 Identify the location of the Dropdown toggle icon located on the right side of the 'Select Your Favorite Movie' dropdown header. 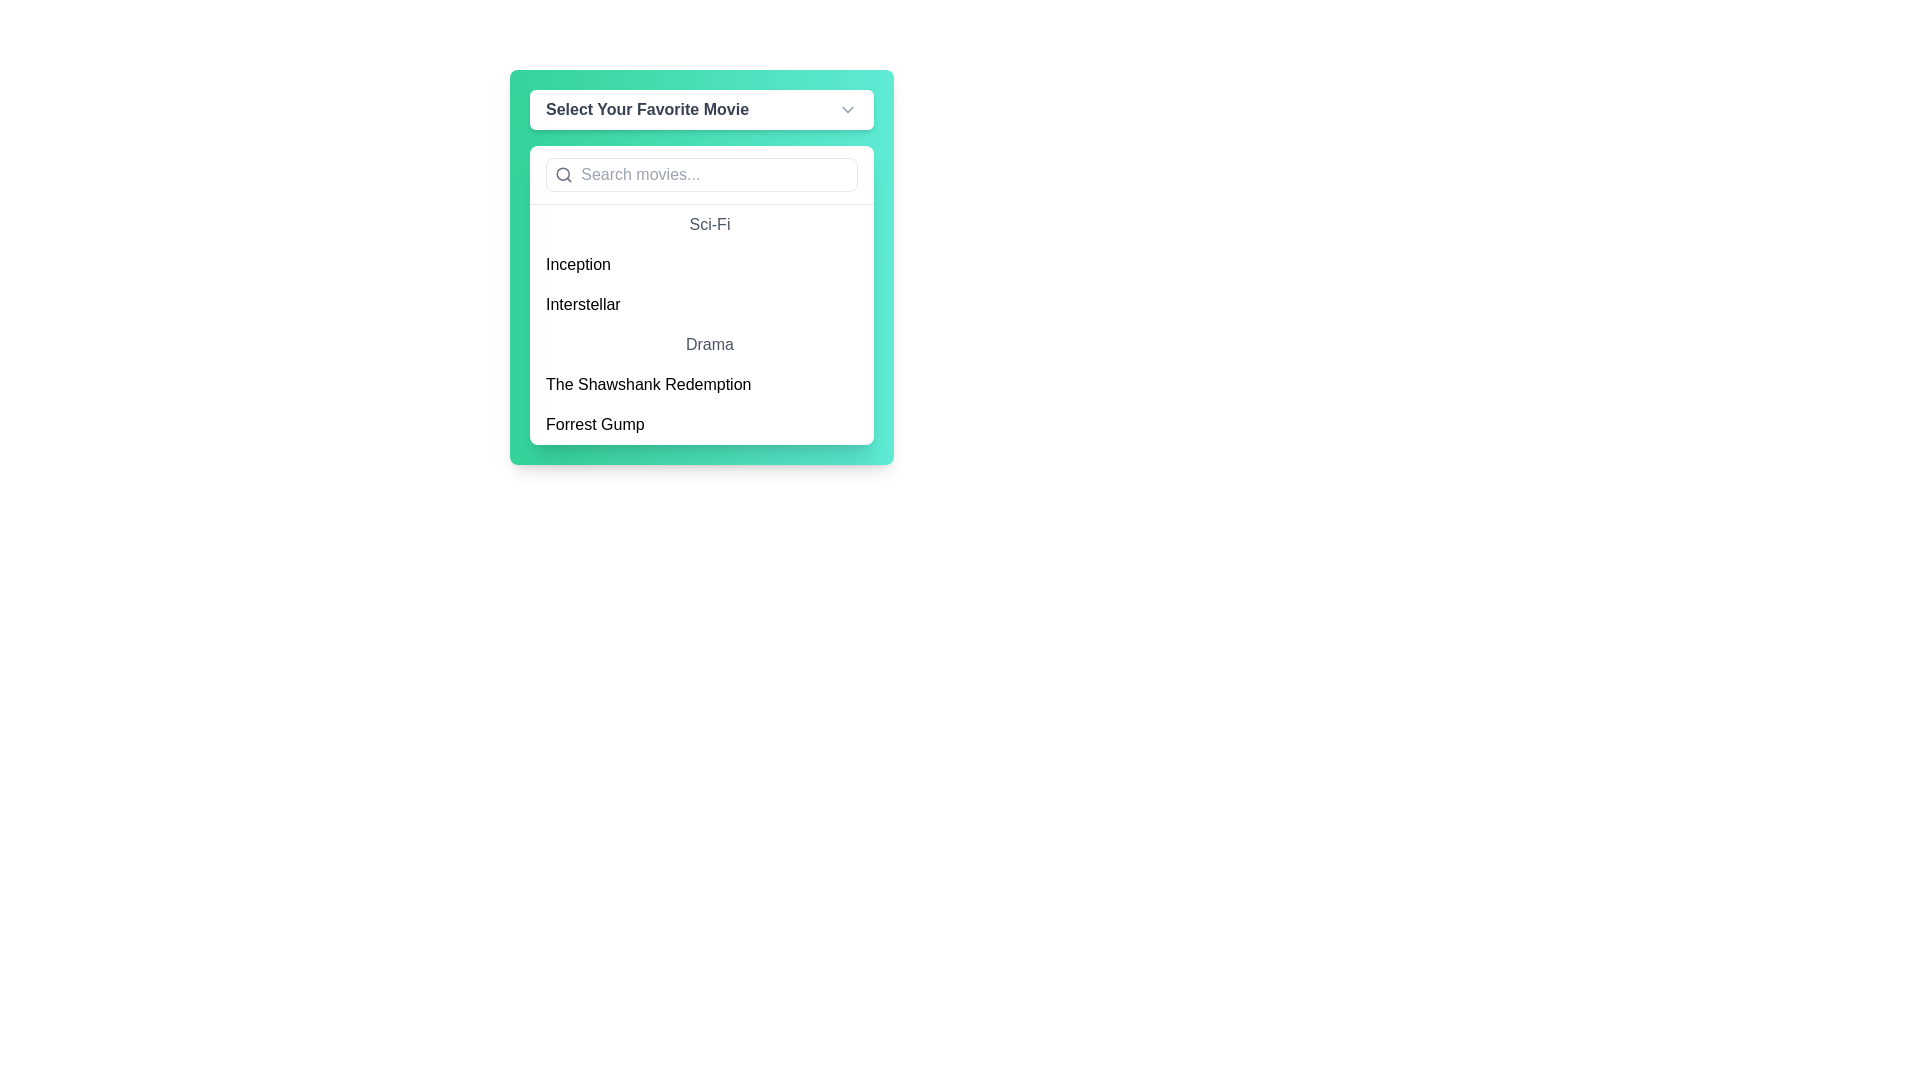
(848, 110).